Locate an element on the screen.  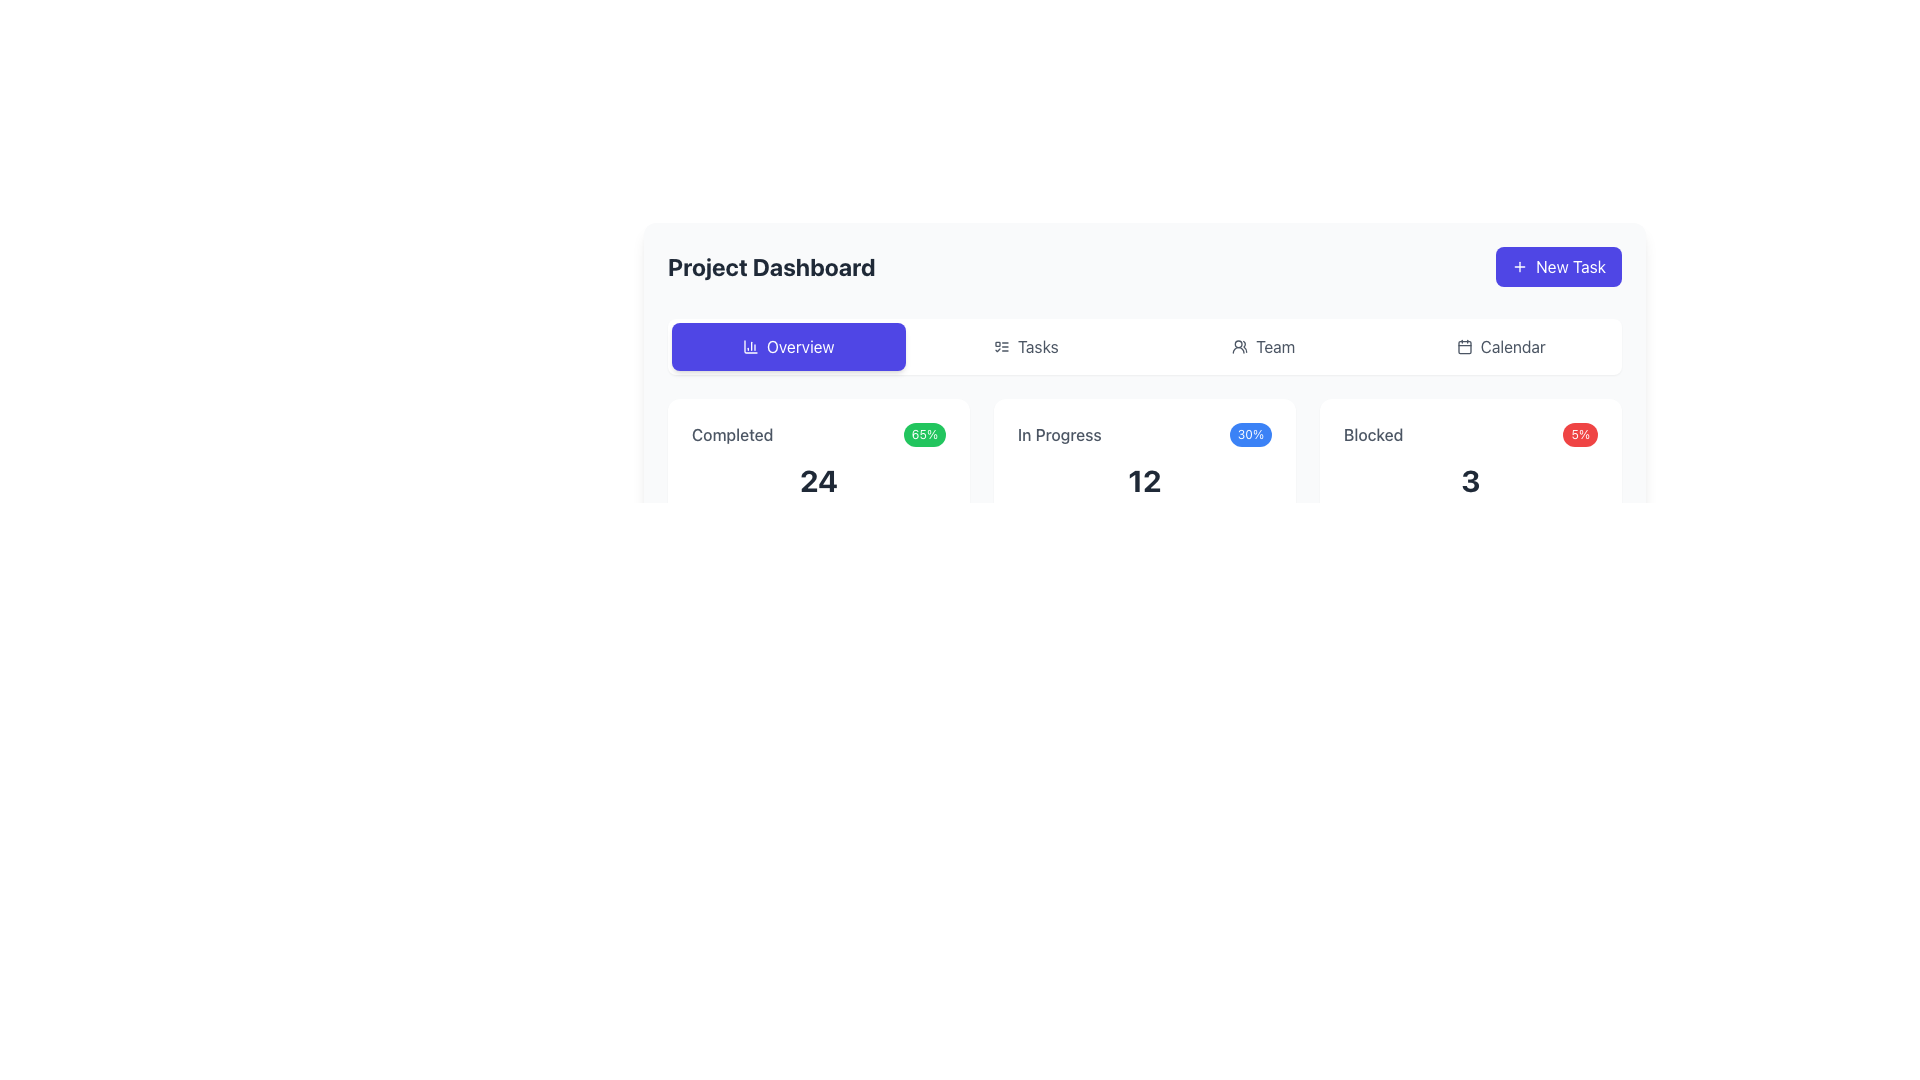
the 'Tasks' text label, which is styled in a sans-serif font and dark gray color, located in the top navigation bar between the 'Overview' and 'Team' buttons is located at coordinates (1038, 346).